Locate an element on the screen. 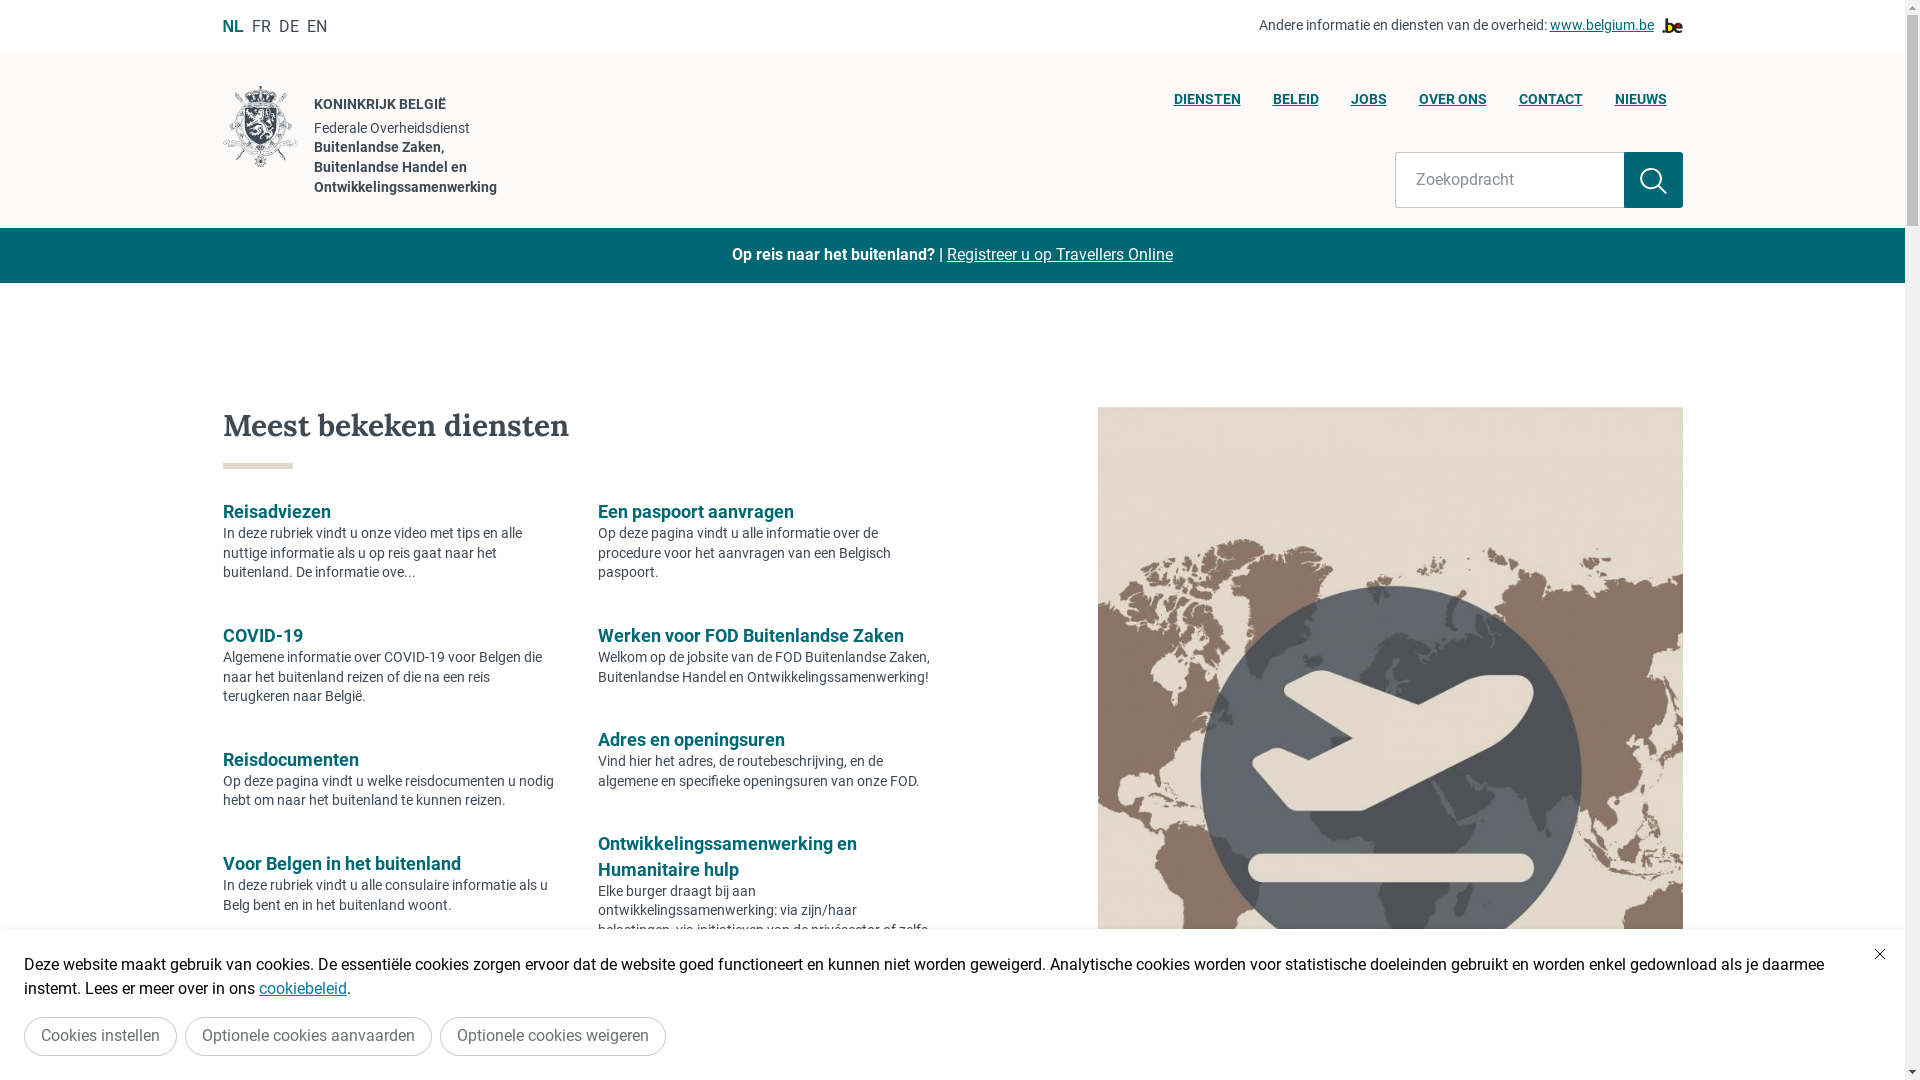 The width and height of the screenshot is (1920, 1080). 'Reisdocumenten' is located at coordinates (288, 759).